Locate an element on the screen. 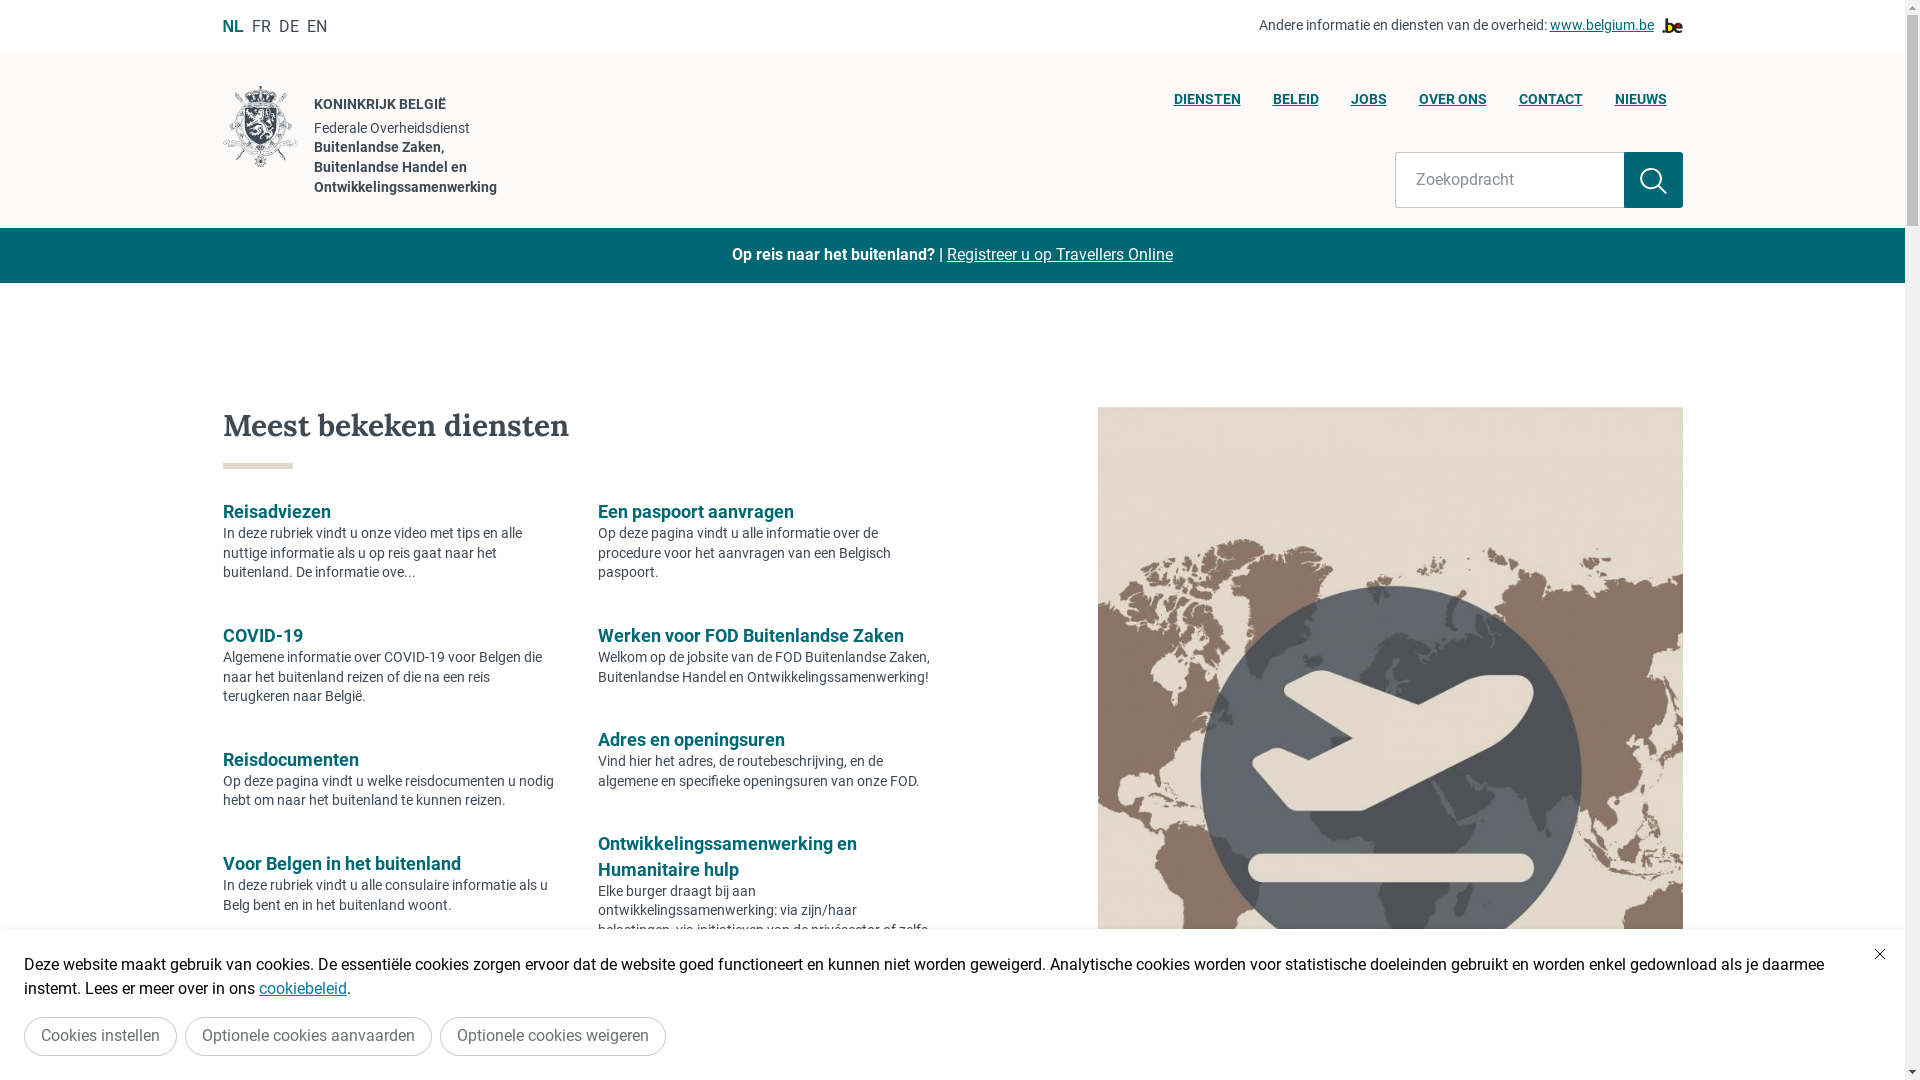 The width and height of the screenshot is (1920, 1080). 'Reisdocumenten' is located at coordinates (288, 759).